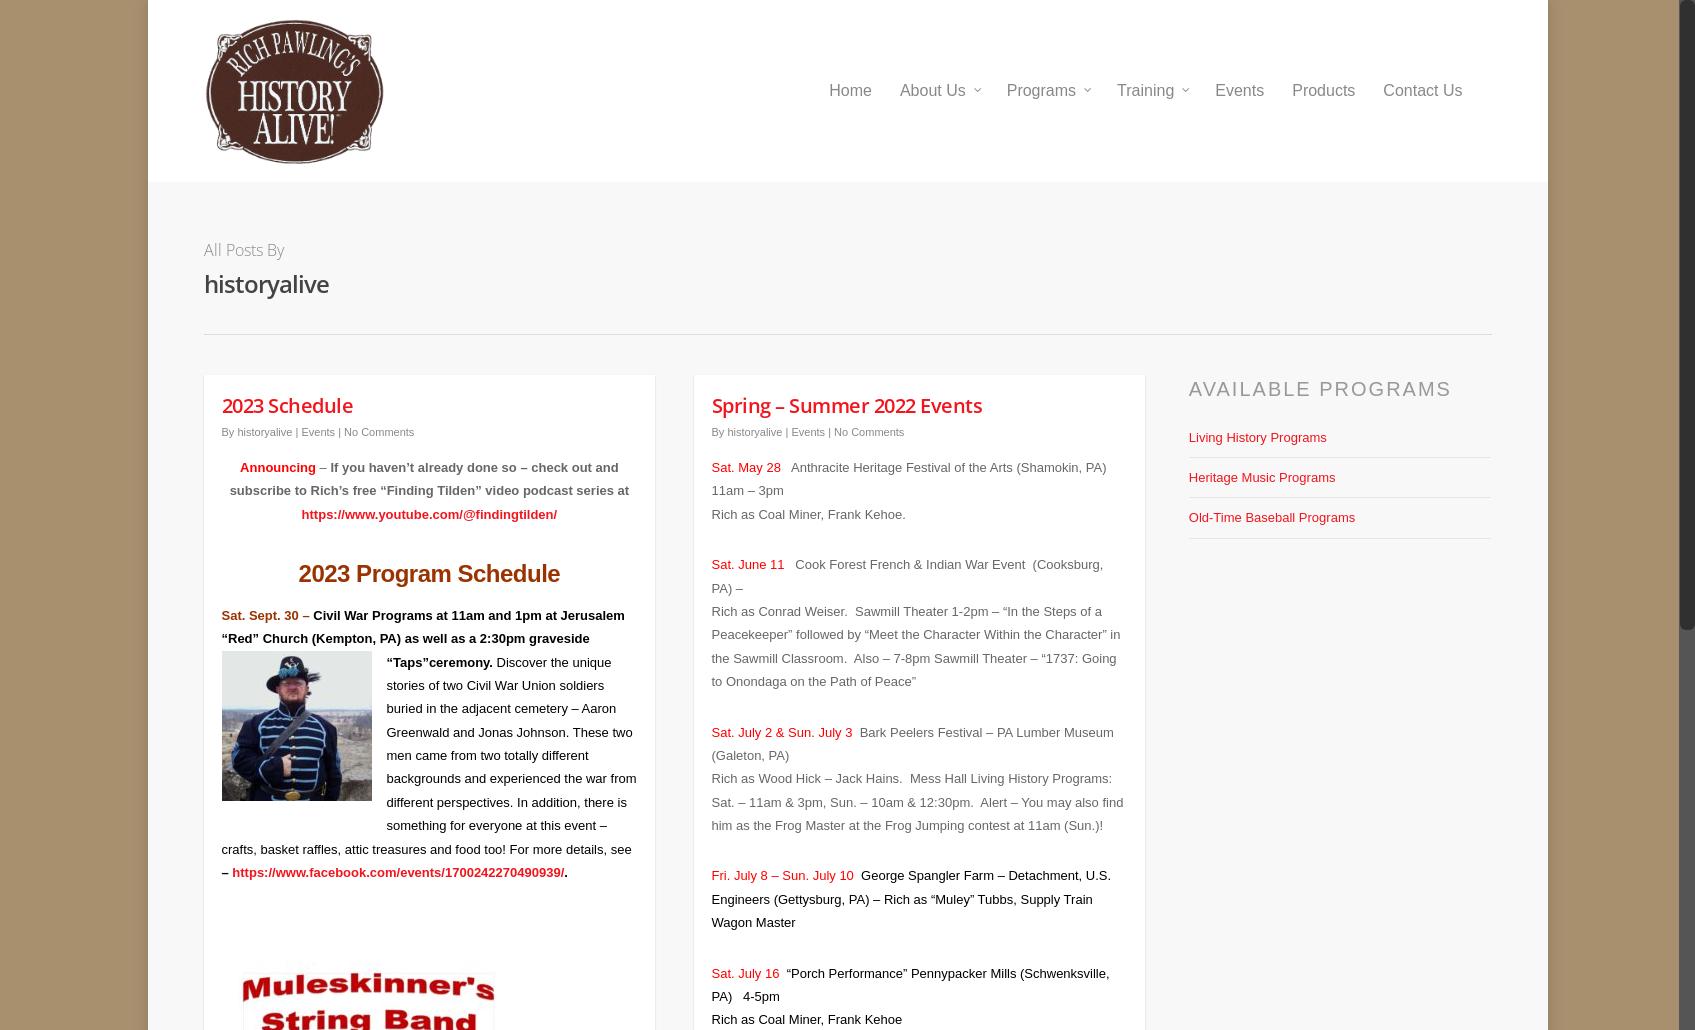 This screenshot has width=1695, height=1030. What do you see at coordinates (277, 451) in the screenshot?
I see `'Announcing'` at bounding box center [277, 451].